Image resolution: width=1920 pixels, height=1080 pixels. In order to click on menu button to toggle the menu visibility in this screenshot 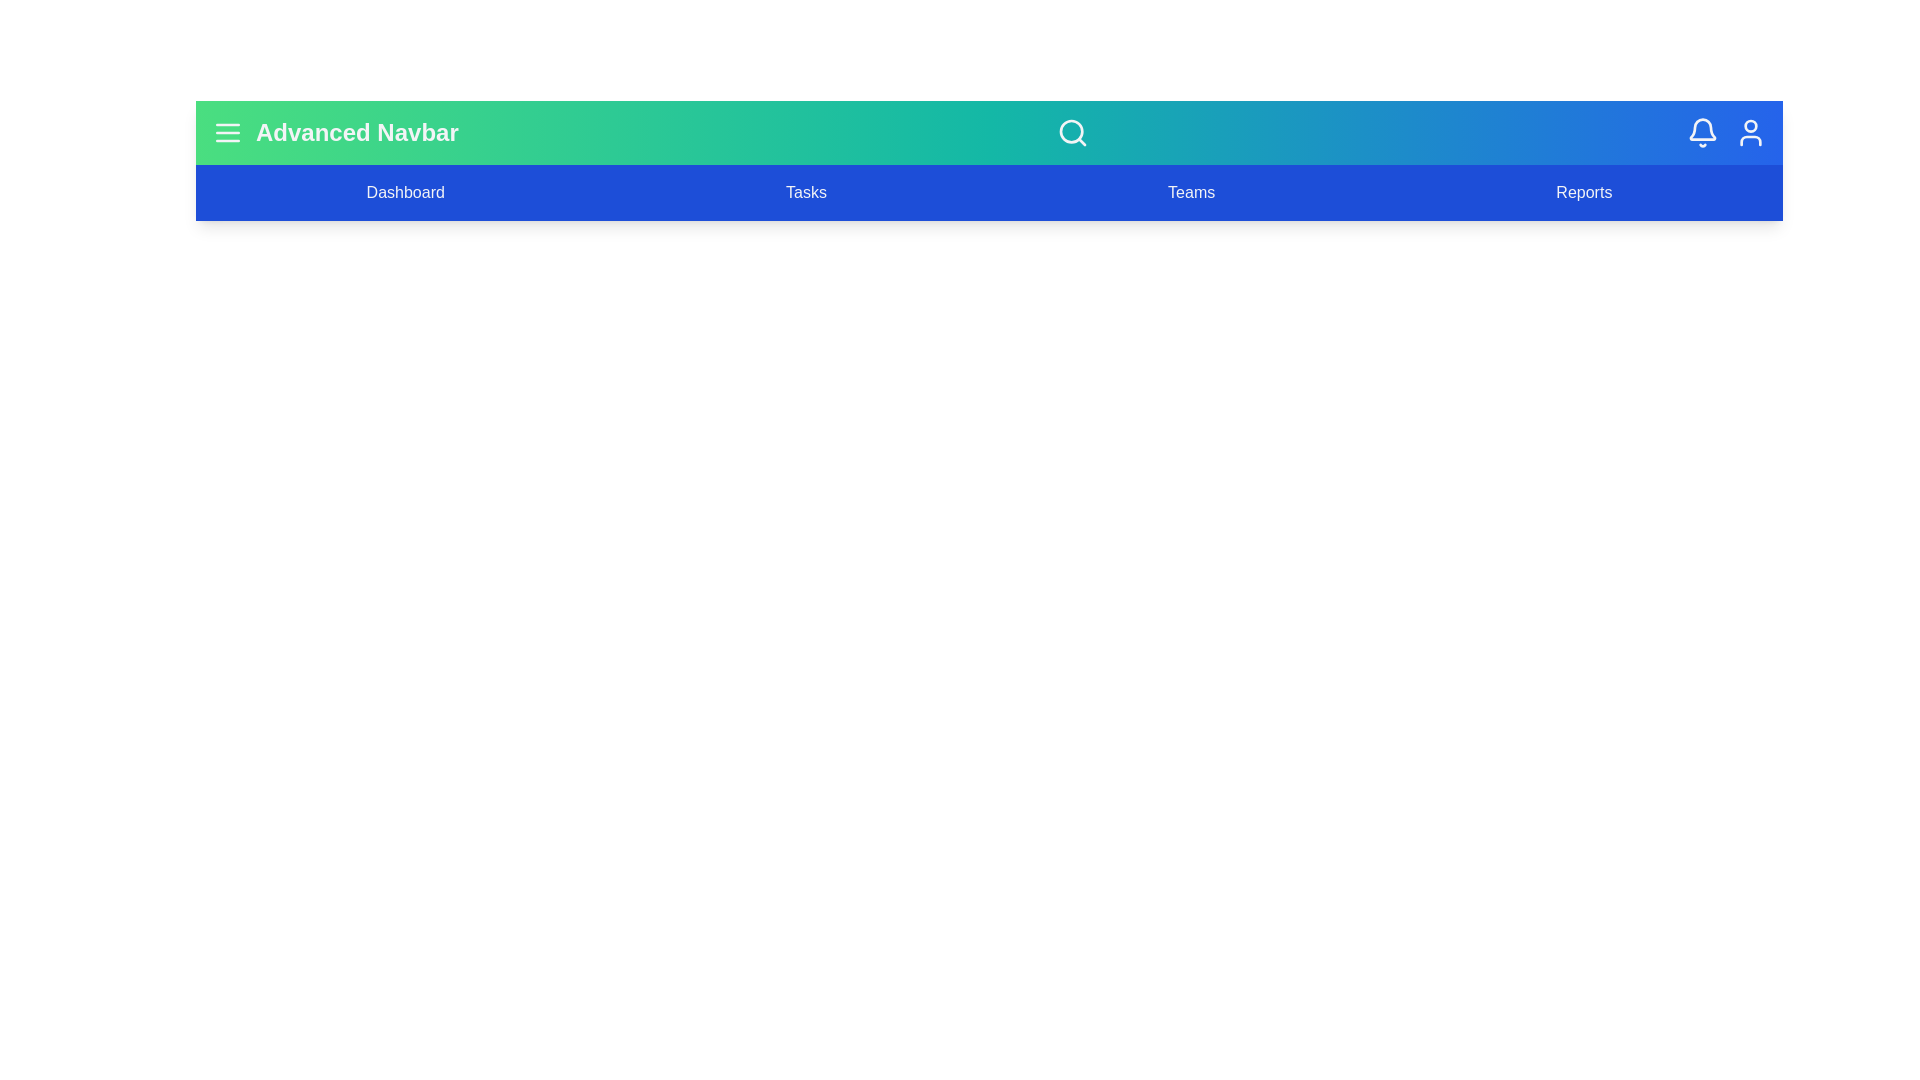, I will do `click(227, 132)`.